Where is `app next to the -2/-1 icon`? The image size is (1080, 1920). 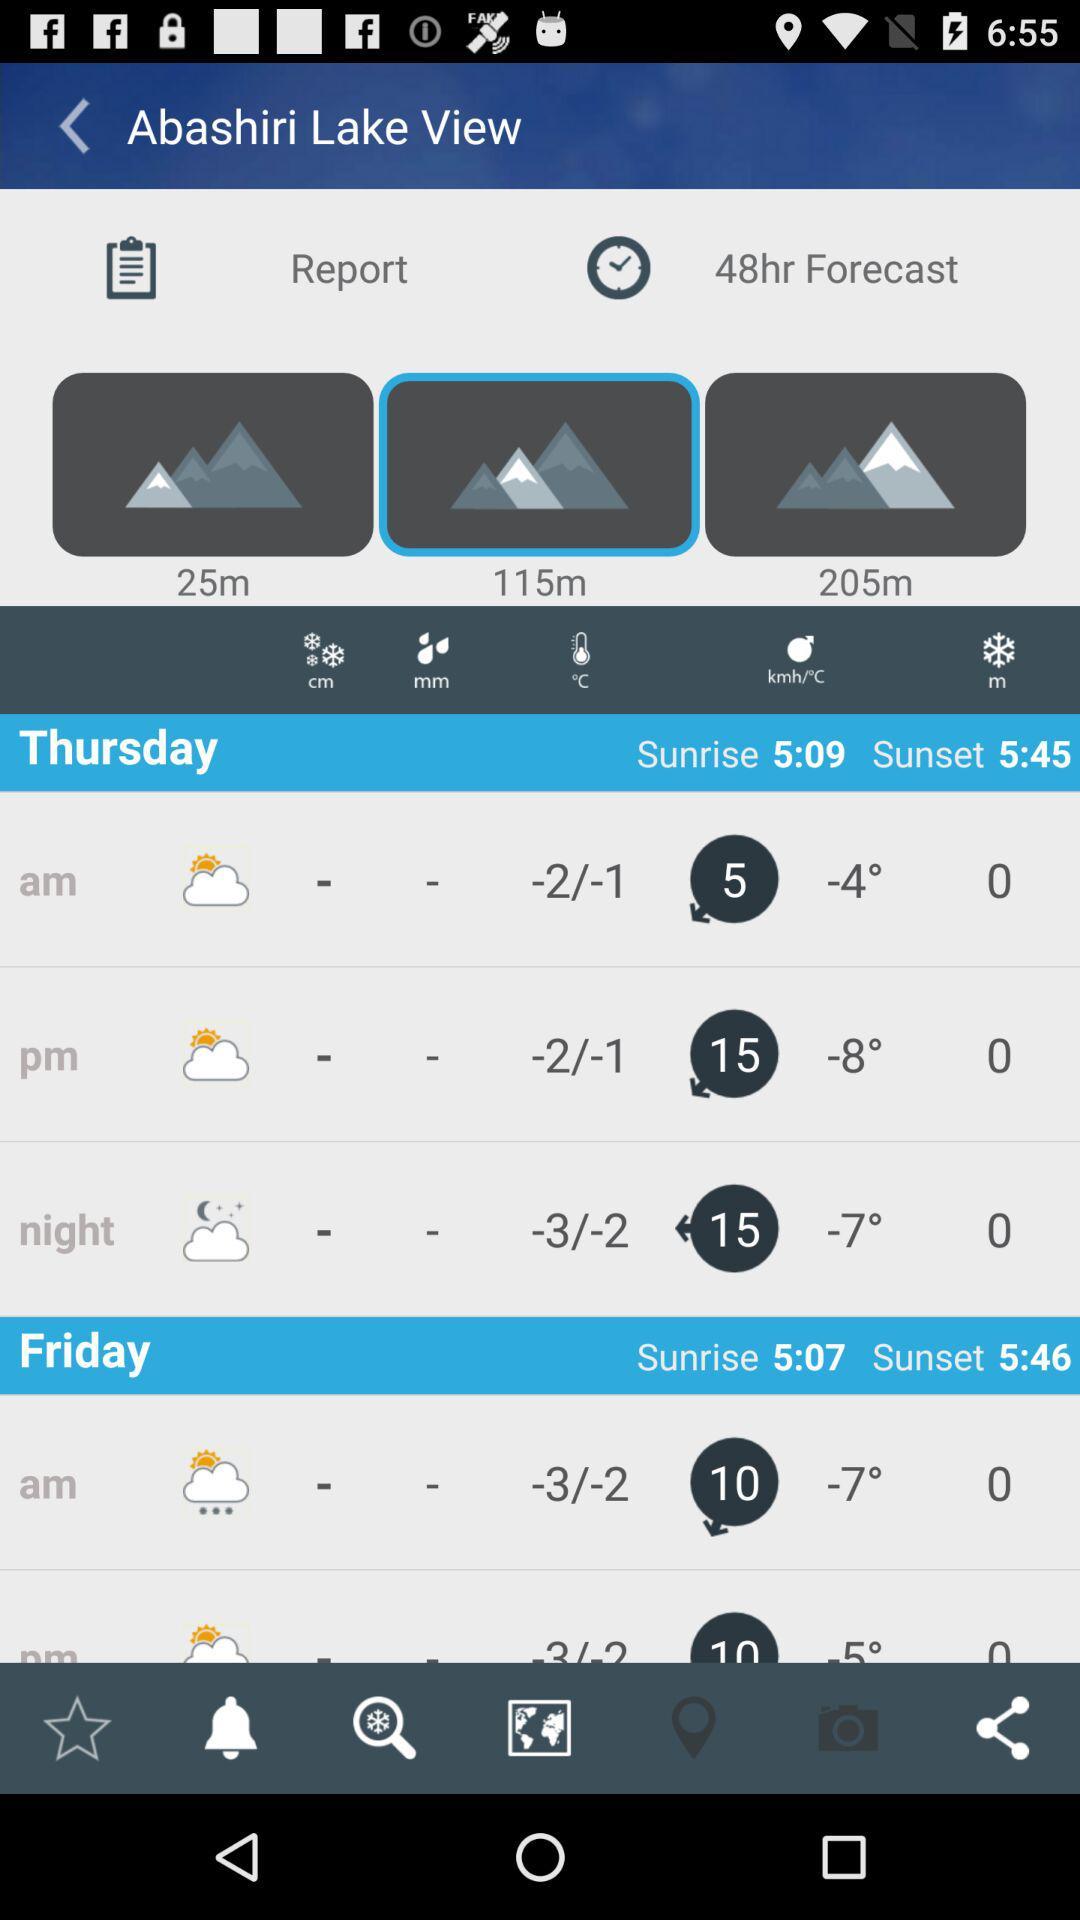
app next to the -2/-1 icon is located at coordinates (431, 1227).